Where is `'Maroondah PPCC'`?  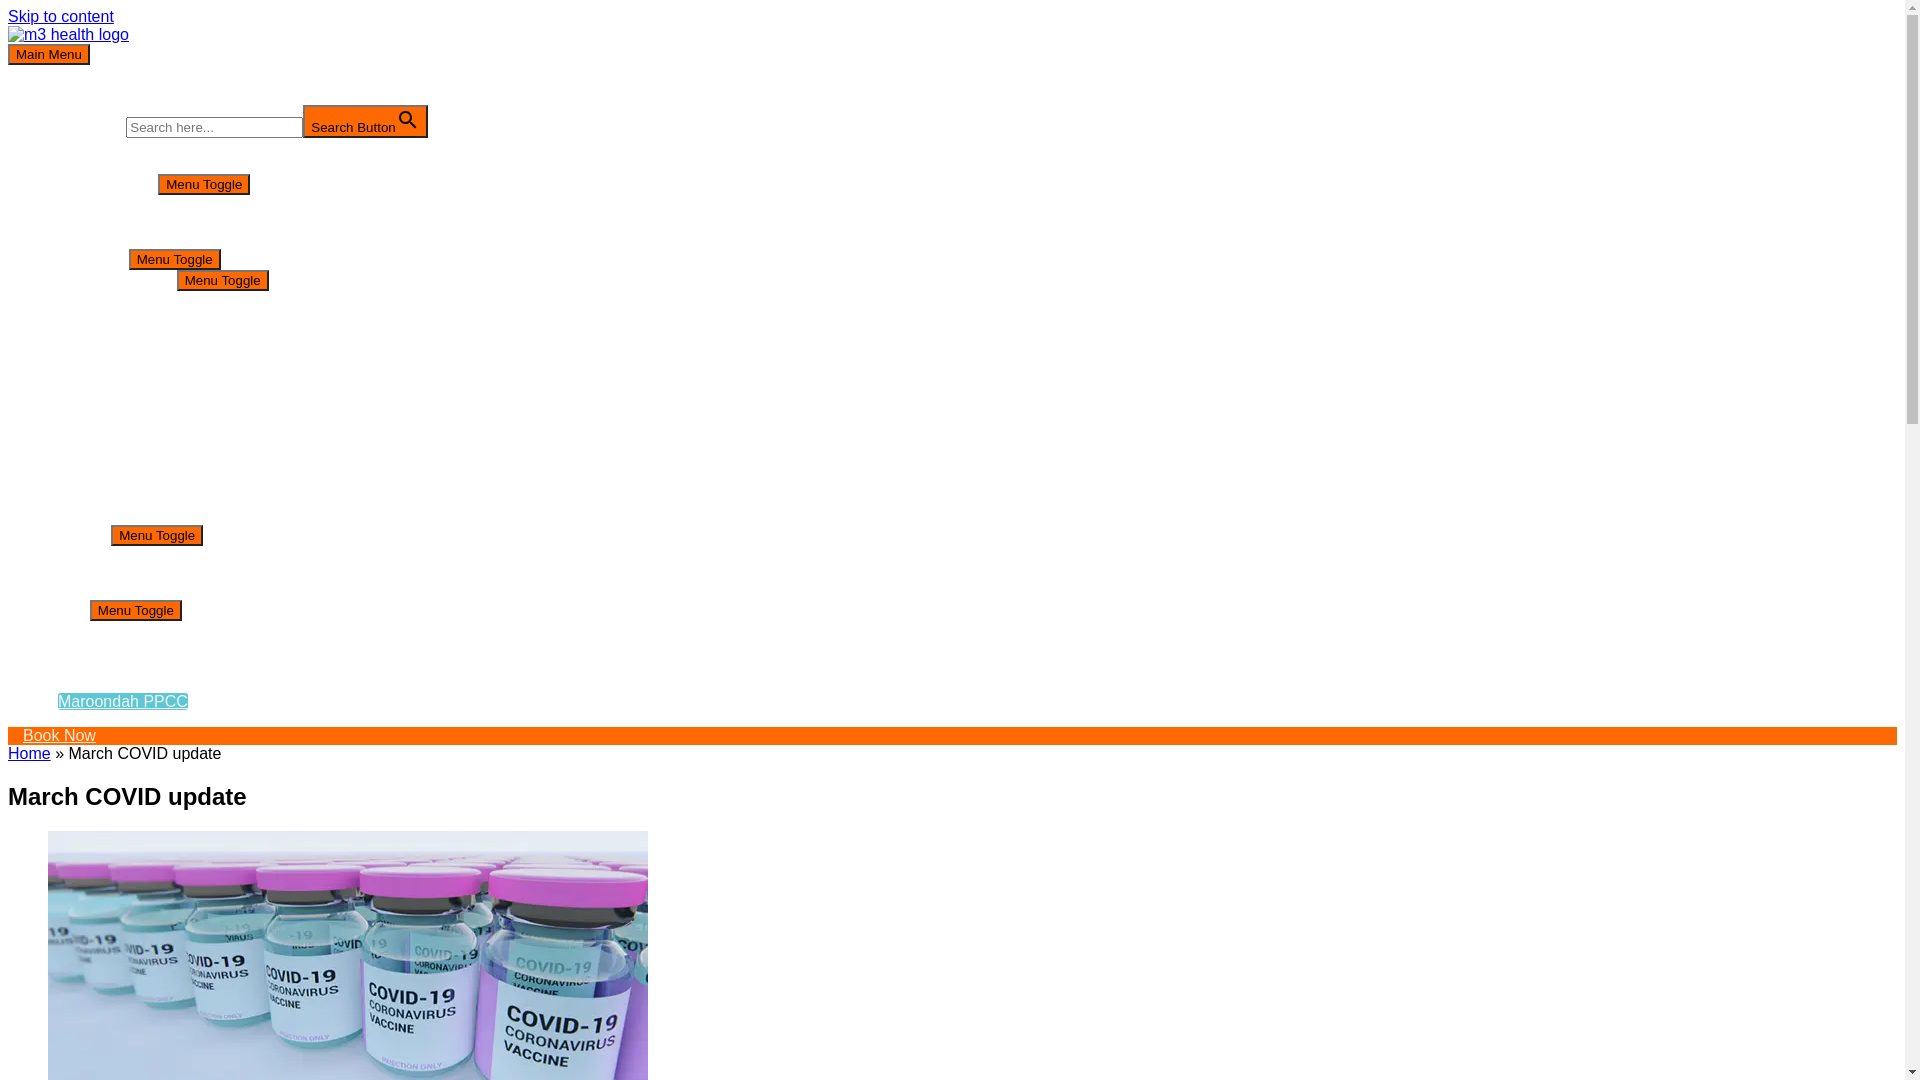 'Maroondah PPCC' is located at coordinates (122, 700).